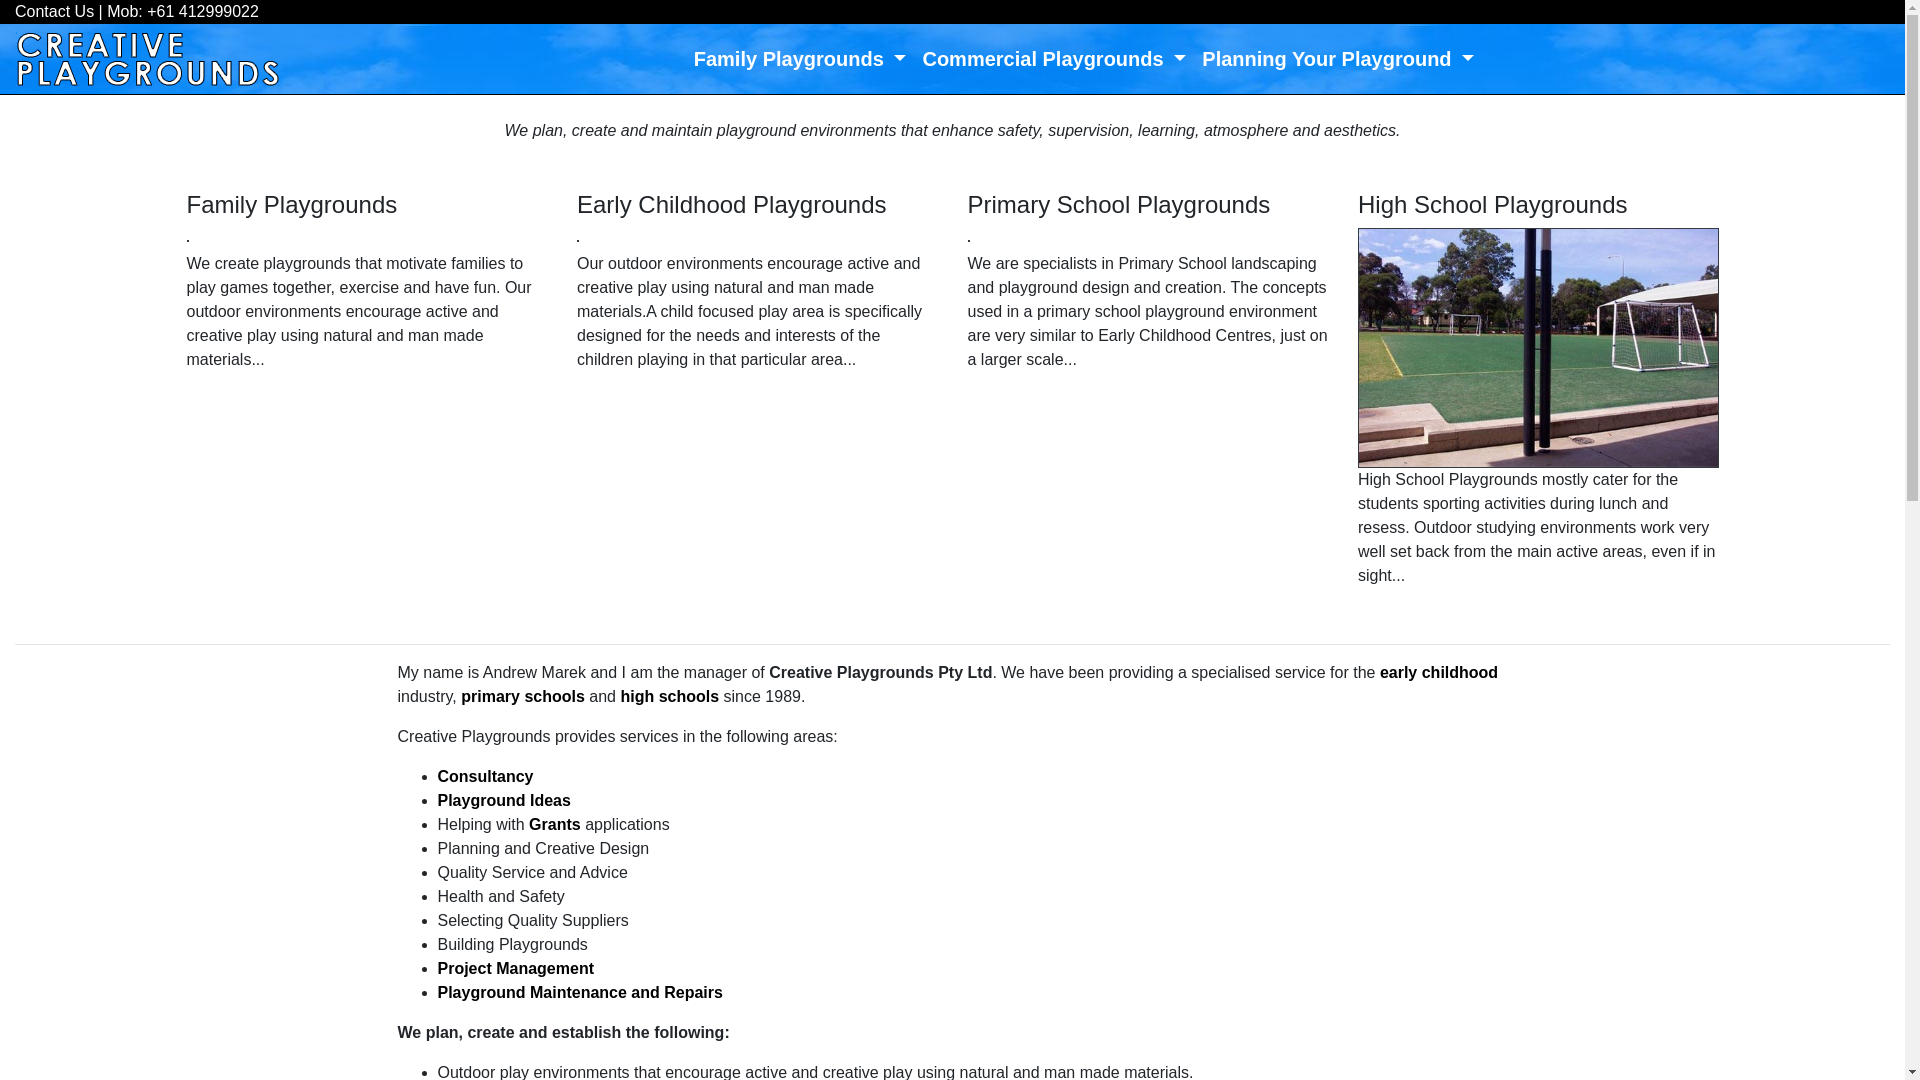 The height and width of the screenshot is (1080, 1920). I want to click on '+61 412999022', so click(146, 11).